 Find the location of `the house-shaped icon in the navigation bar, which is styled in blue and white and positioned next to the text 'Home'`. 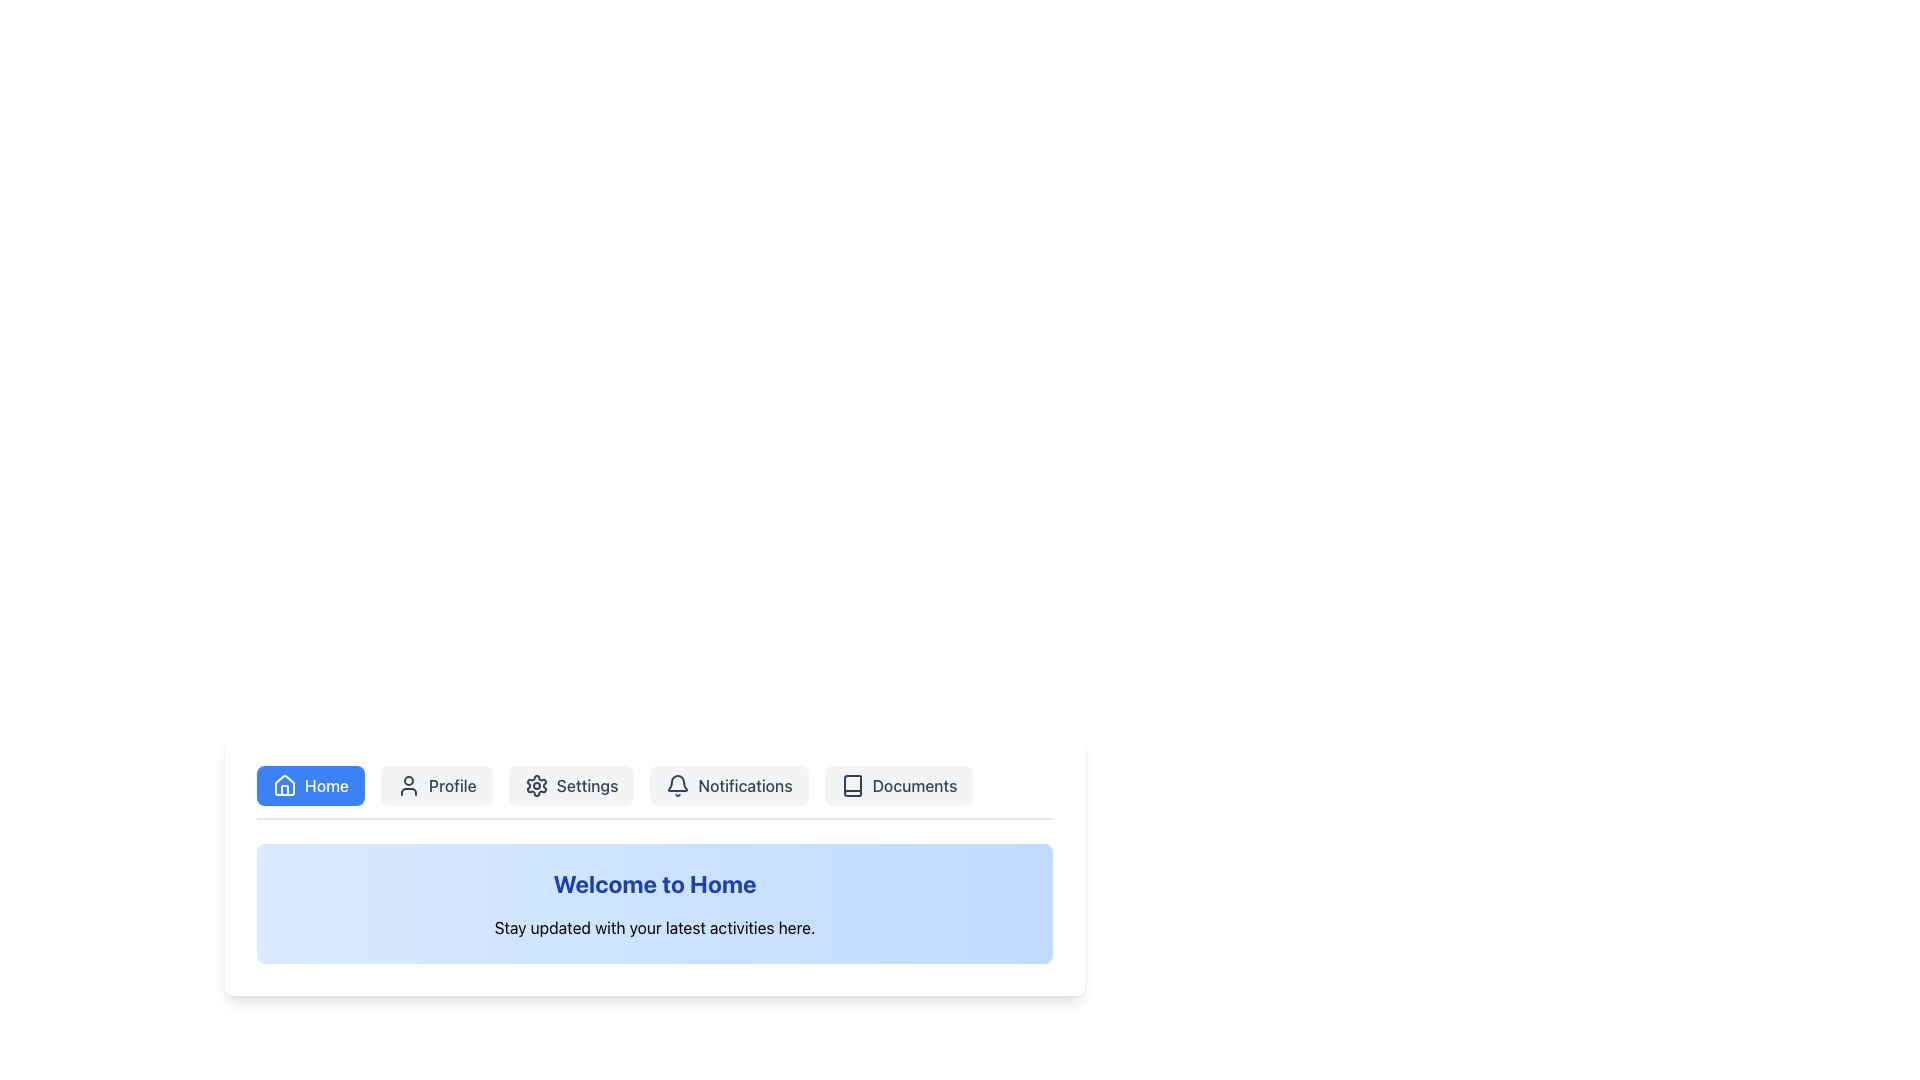

the house-shaped icon in the navigation bar, which is styled in blue and white and positioned next to the text 'Home' is located at coordinates (283, 784).